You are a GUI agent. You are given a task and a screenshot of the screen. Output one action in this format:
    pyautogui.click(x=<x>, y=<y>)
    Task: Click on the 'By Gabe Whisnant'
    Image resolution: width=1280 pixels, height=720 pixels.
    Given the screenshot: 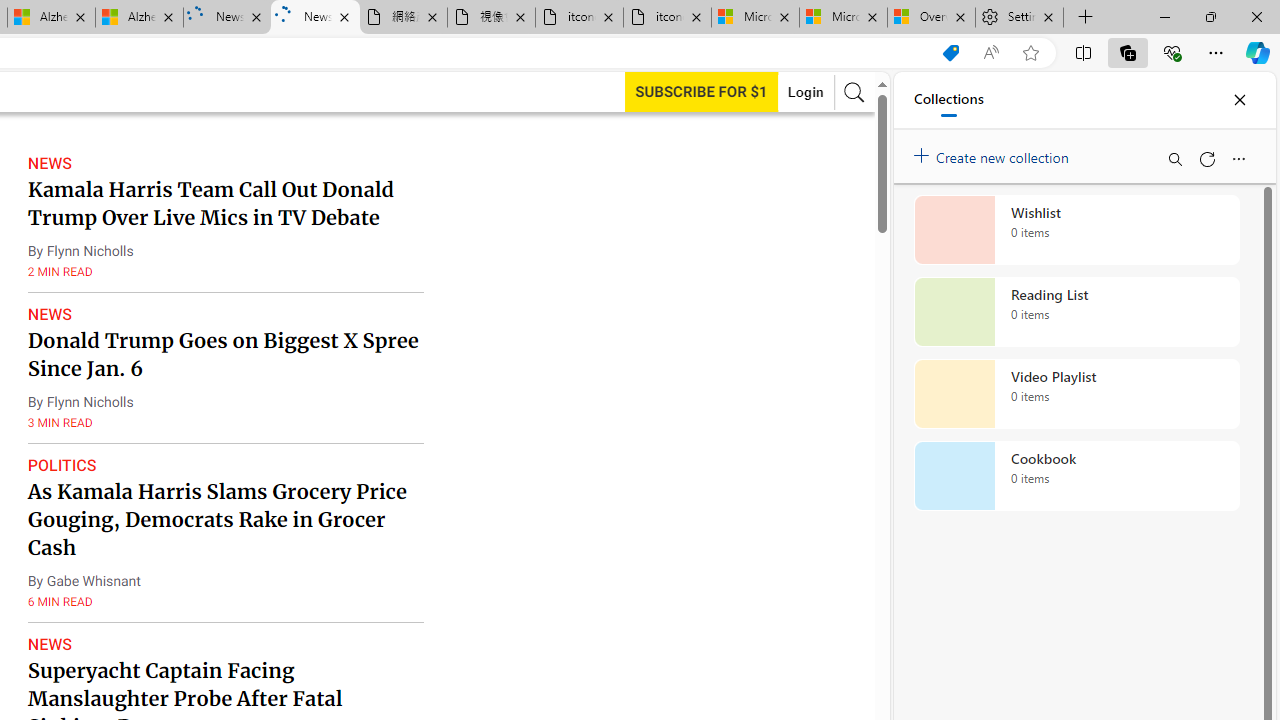 What is the action you would take?
    pyautogui.click(x=82, y=581)
    